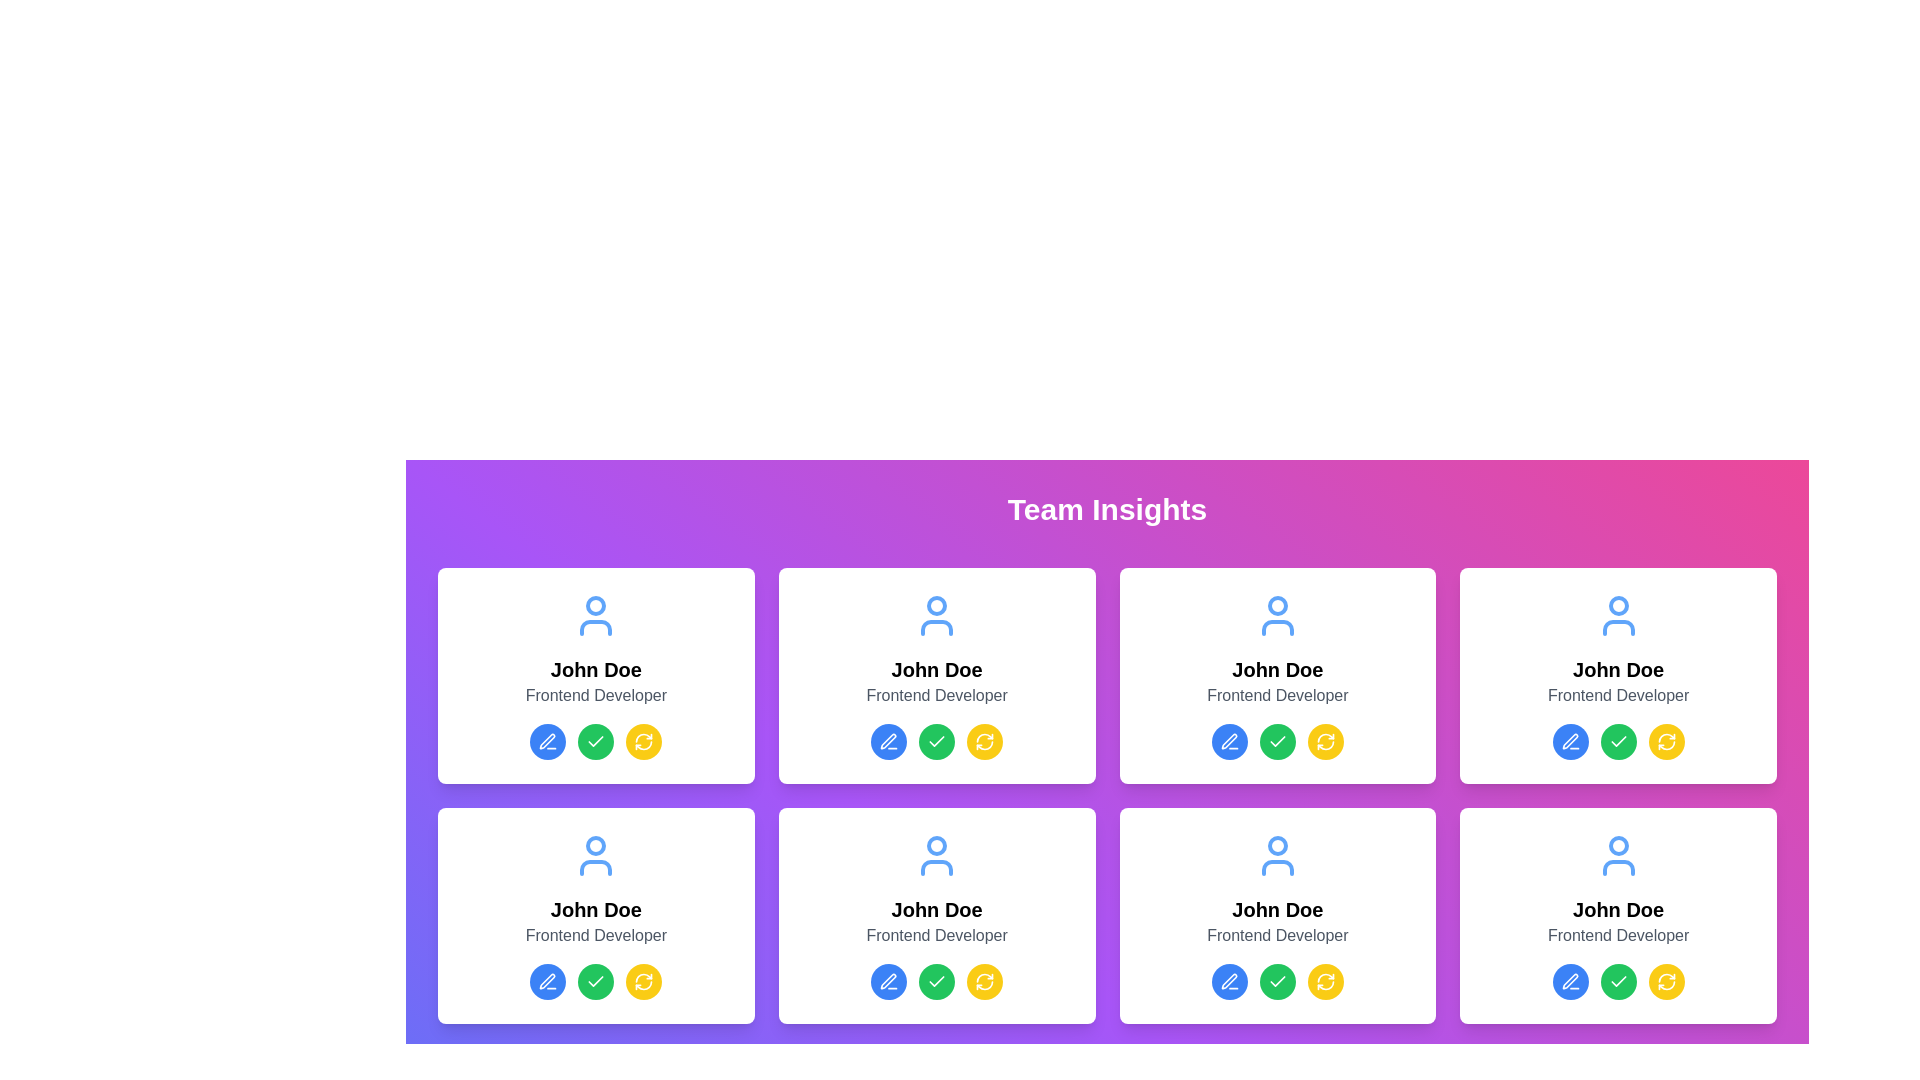  I want to click on the checkmark icon located within the green circular button at the bottom of the second card displaying user information for 'John Doe', Frontend Developer, so click(1276, 741).